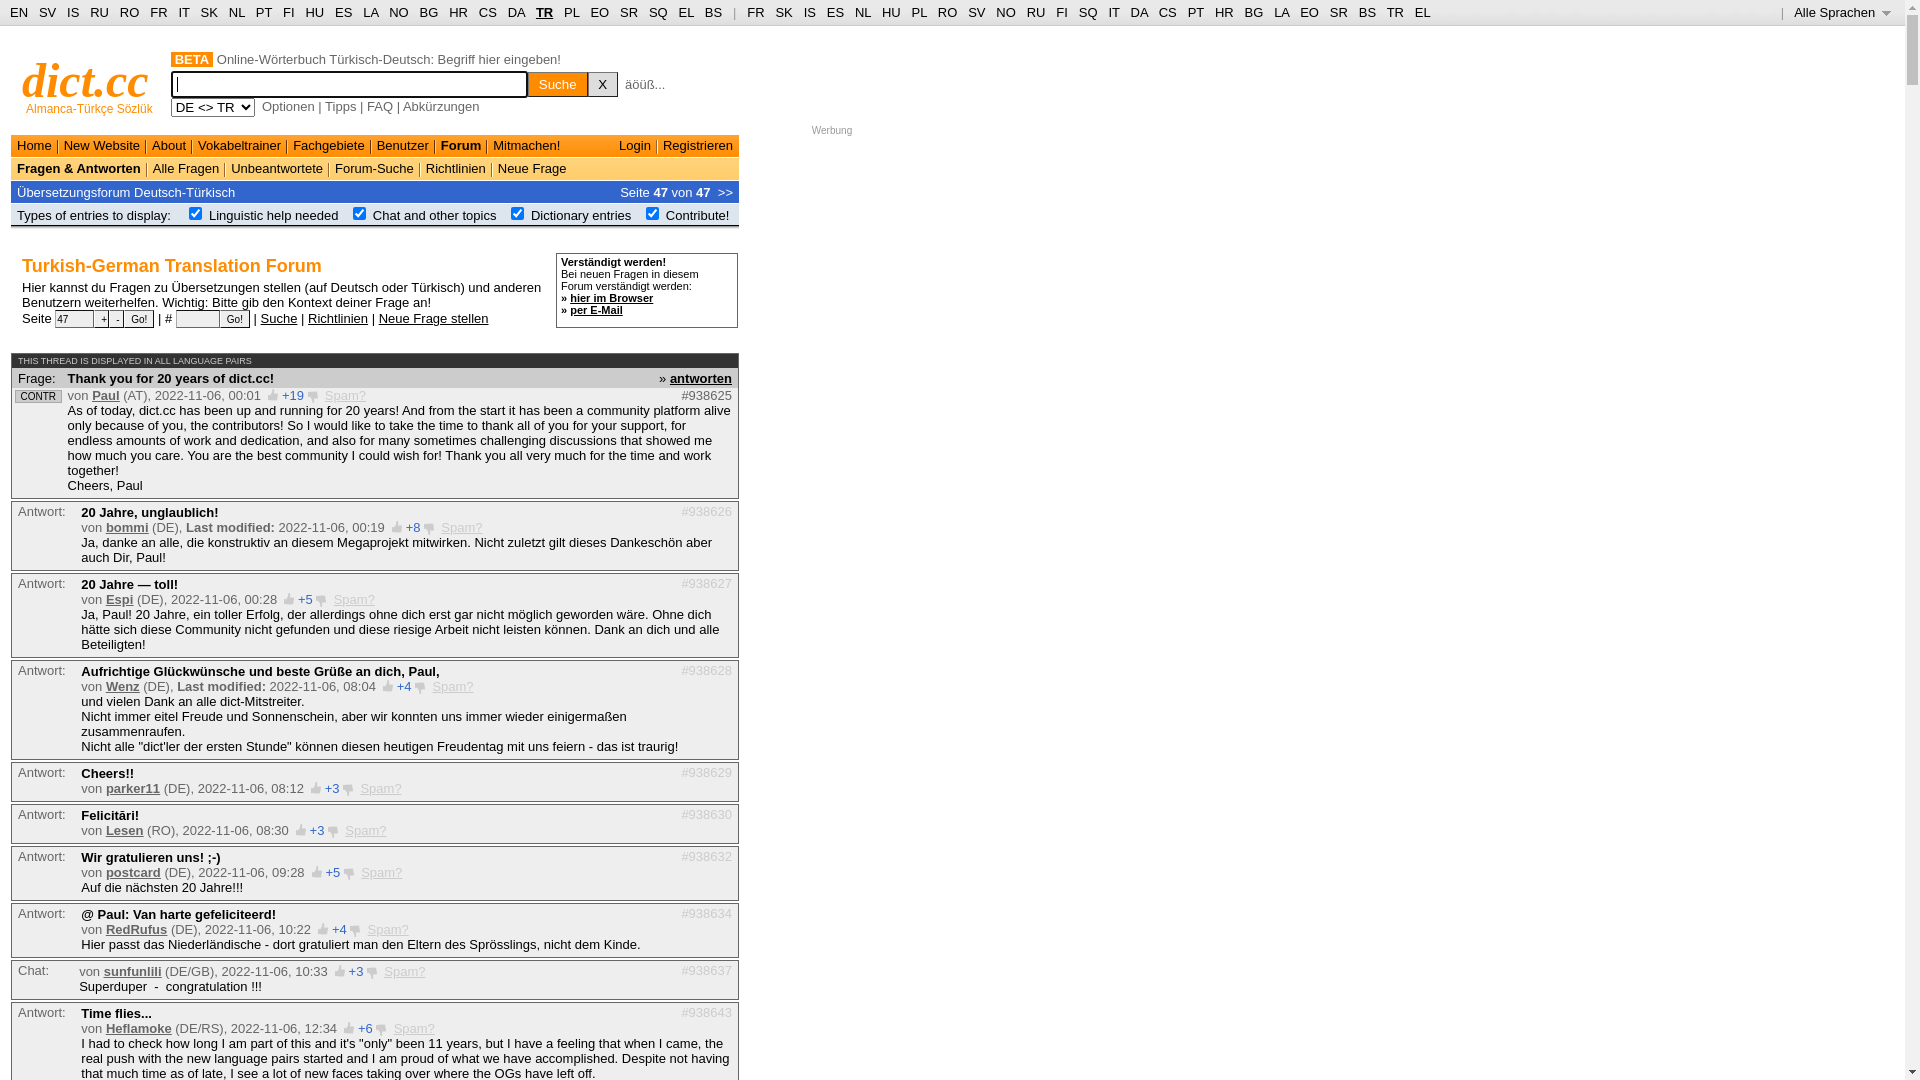  Describe the element at coordinates (38, 12) in the screenshot. I see `'SV'` at that location.